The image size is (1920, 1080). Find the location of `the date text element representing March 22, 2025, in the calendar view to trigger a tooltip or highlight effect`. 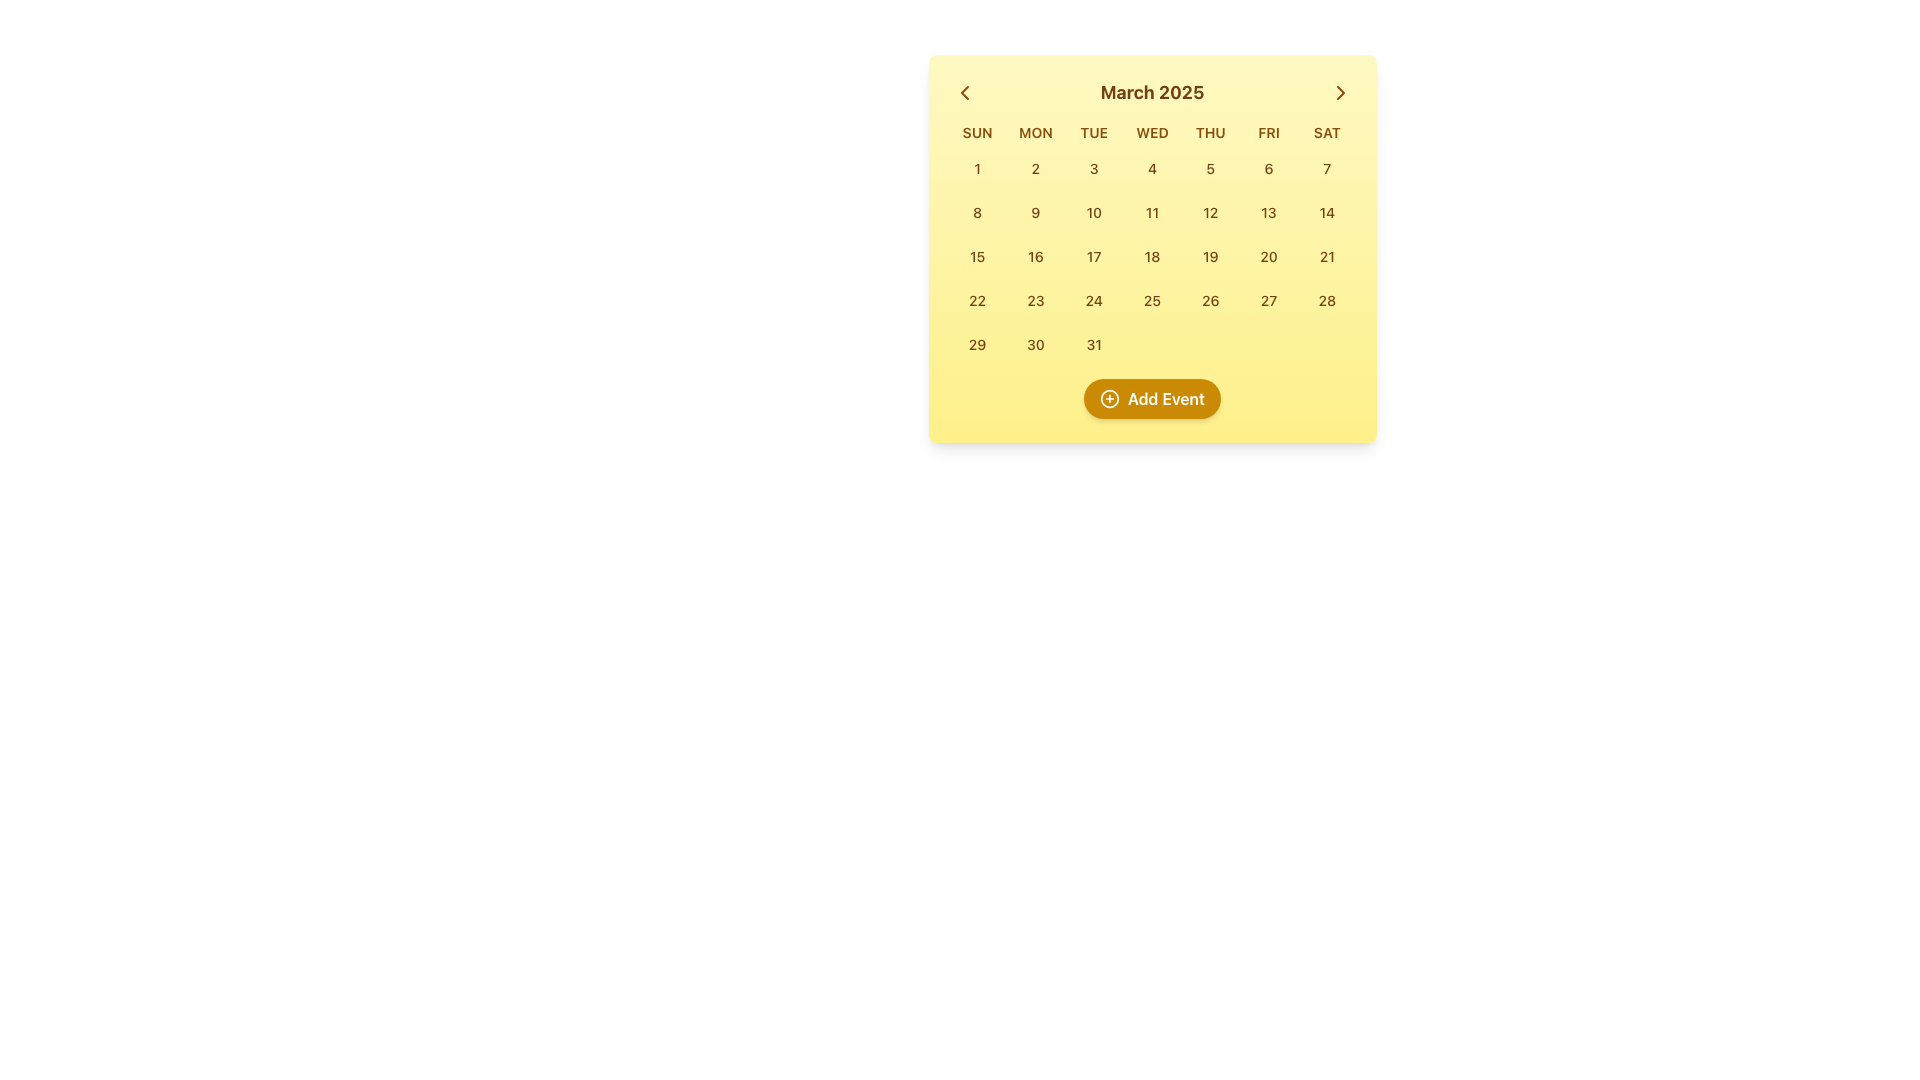

the date text element representing March 22, 2025, in the calendar view to trigger a tooltip or highlight effect is located at coordinates (977, 300).